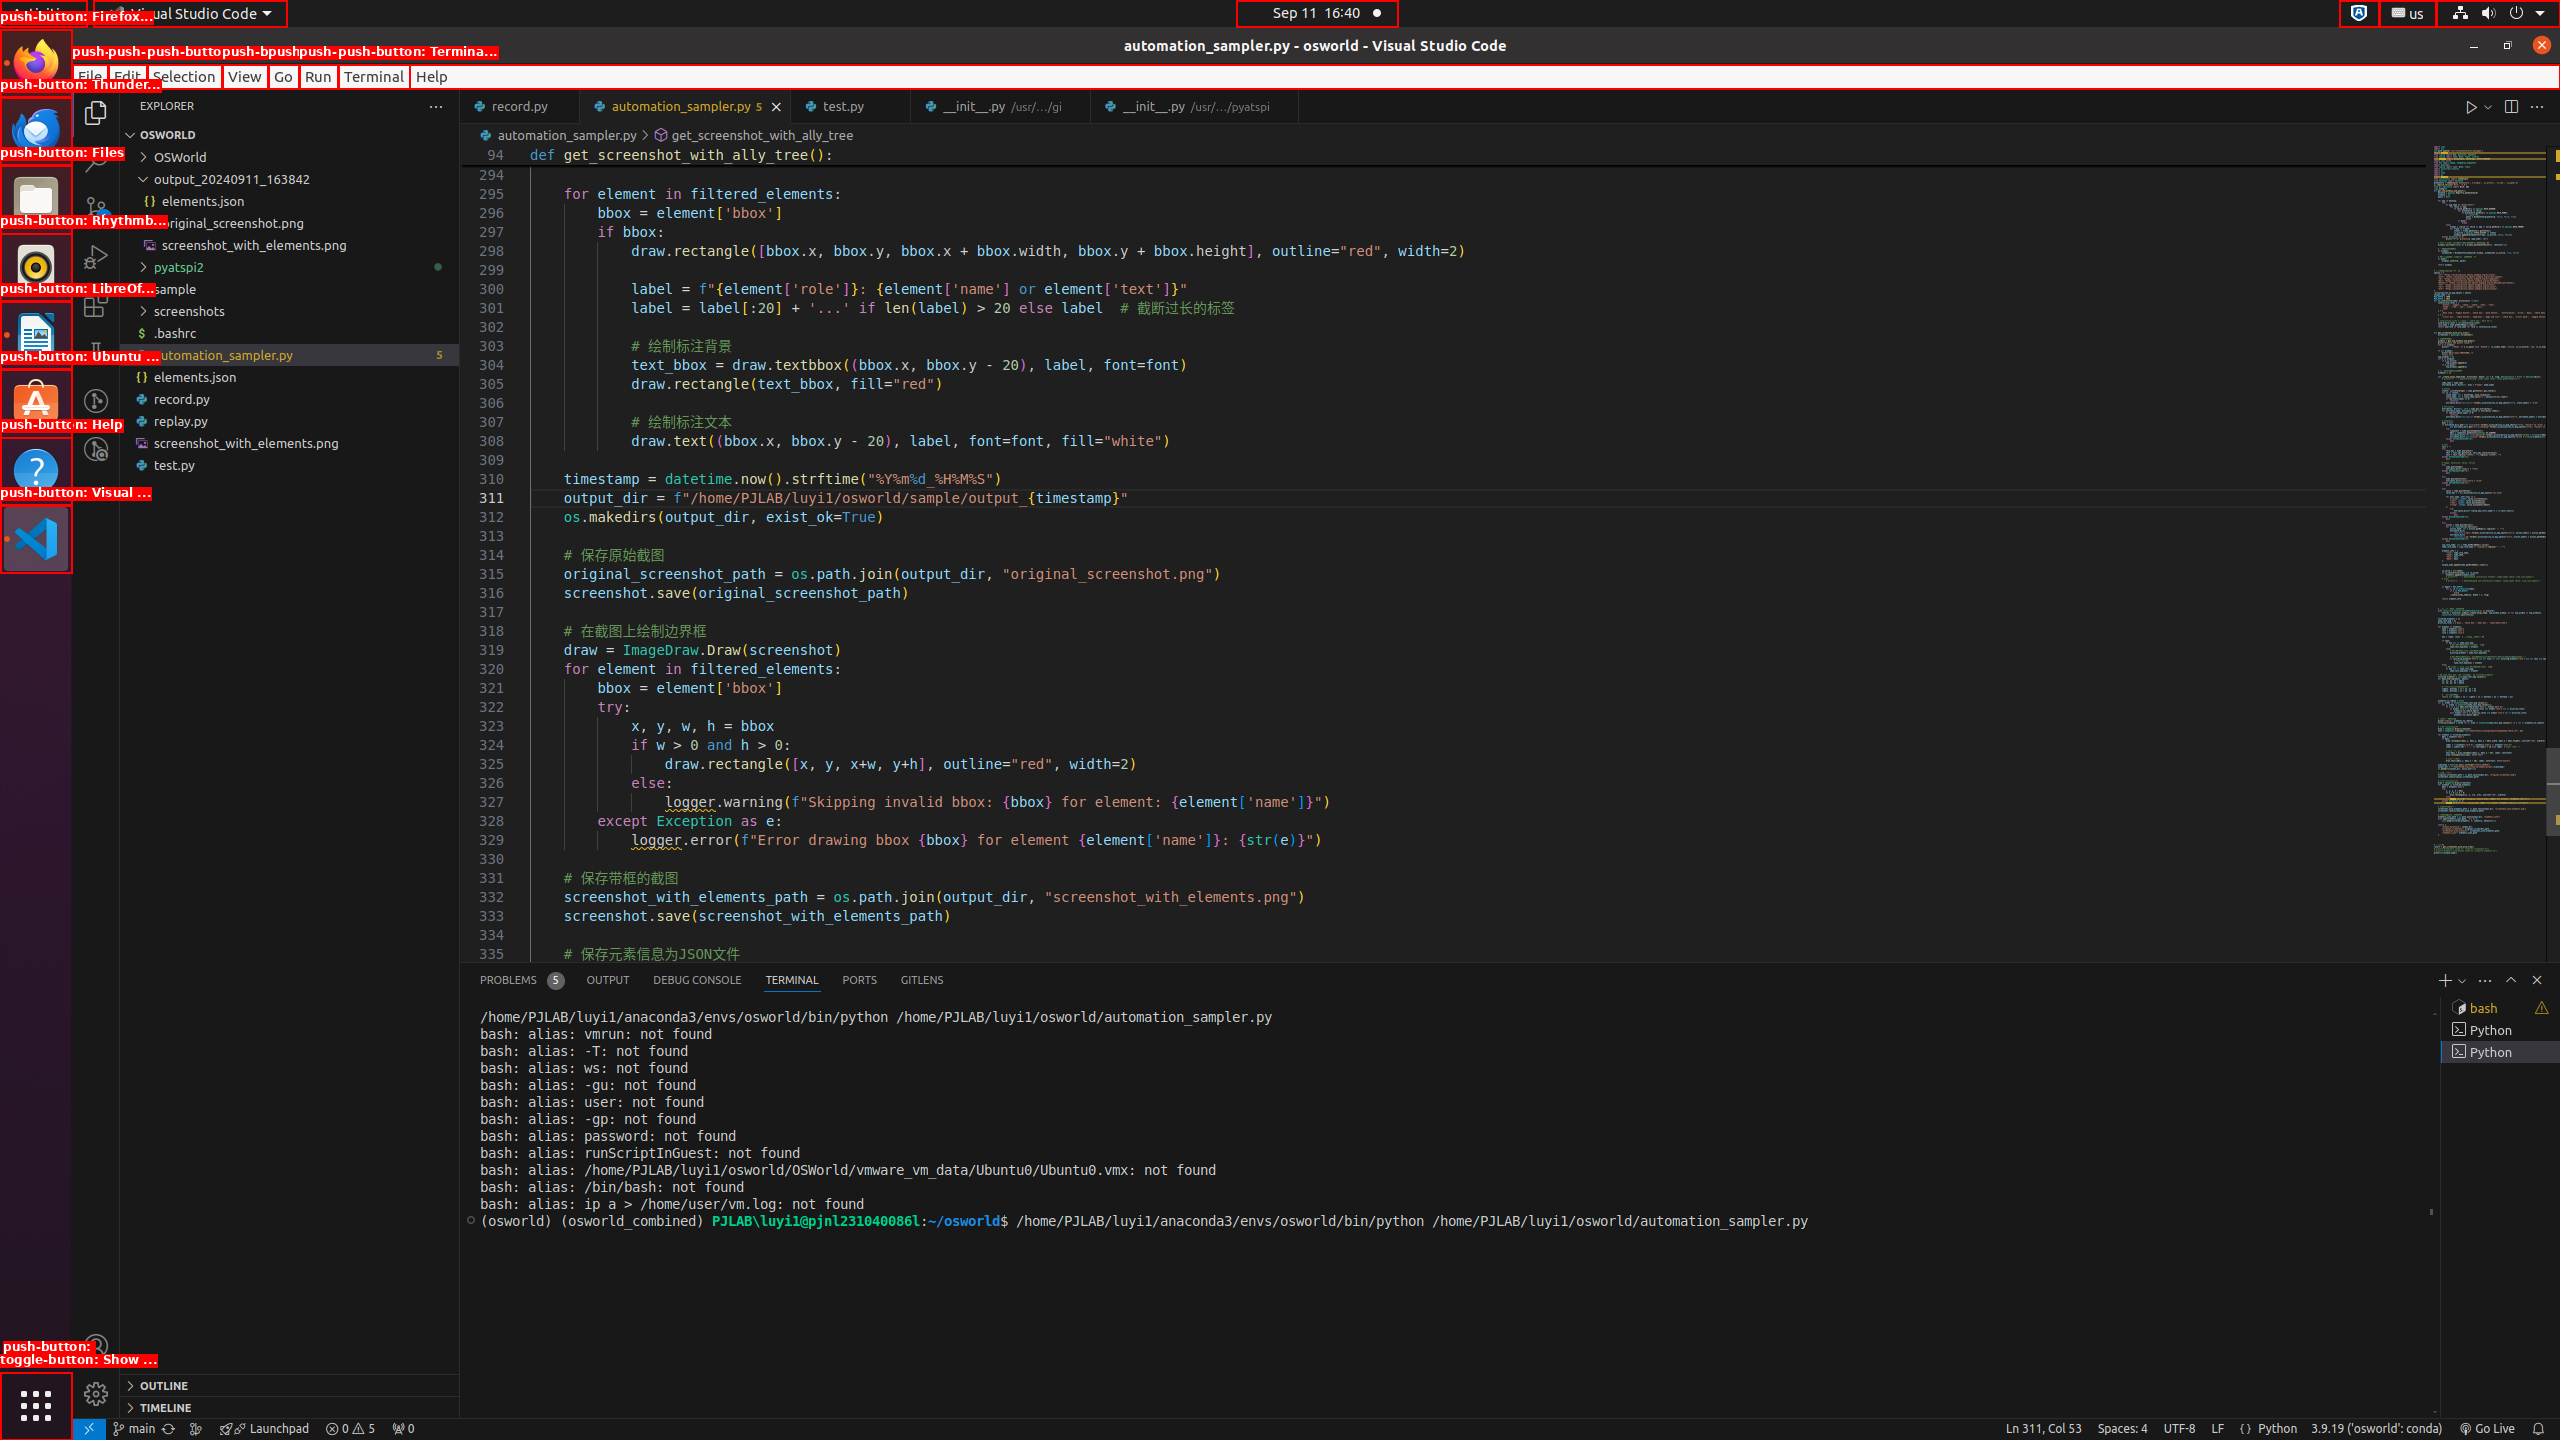 Image resolution: width=2560 pixels, height=1440 pixels. I want to click on 'Selection', so click(183, 76).